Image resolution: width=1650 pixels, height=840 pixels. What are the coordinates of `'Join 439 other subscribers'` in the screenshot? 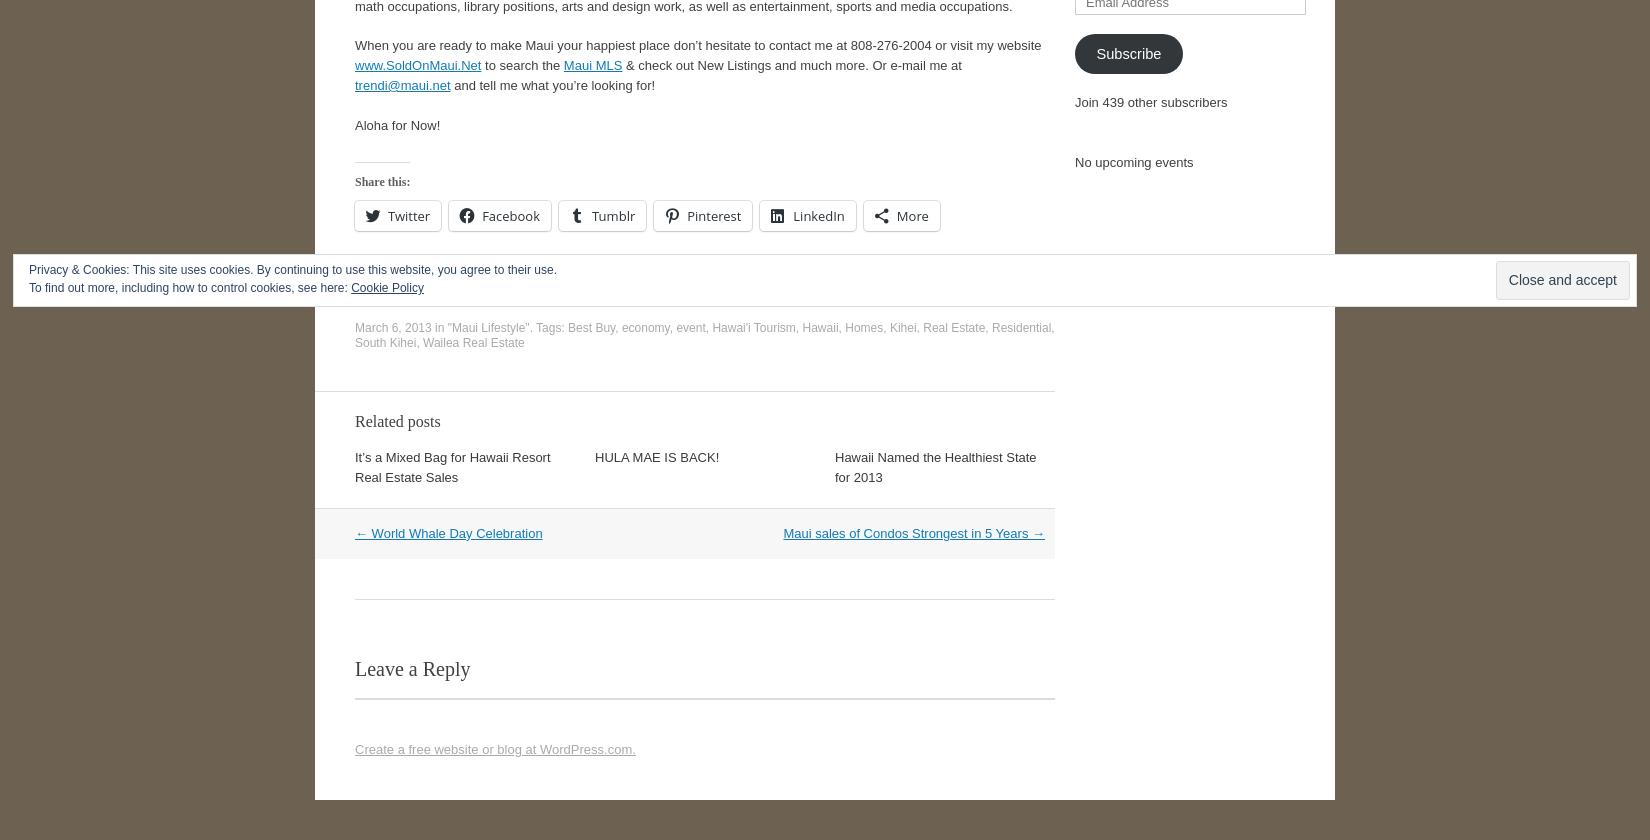 It's located at (1151, 102).